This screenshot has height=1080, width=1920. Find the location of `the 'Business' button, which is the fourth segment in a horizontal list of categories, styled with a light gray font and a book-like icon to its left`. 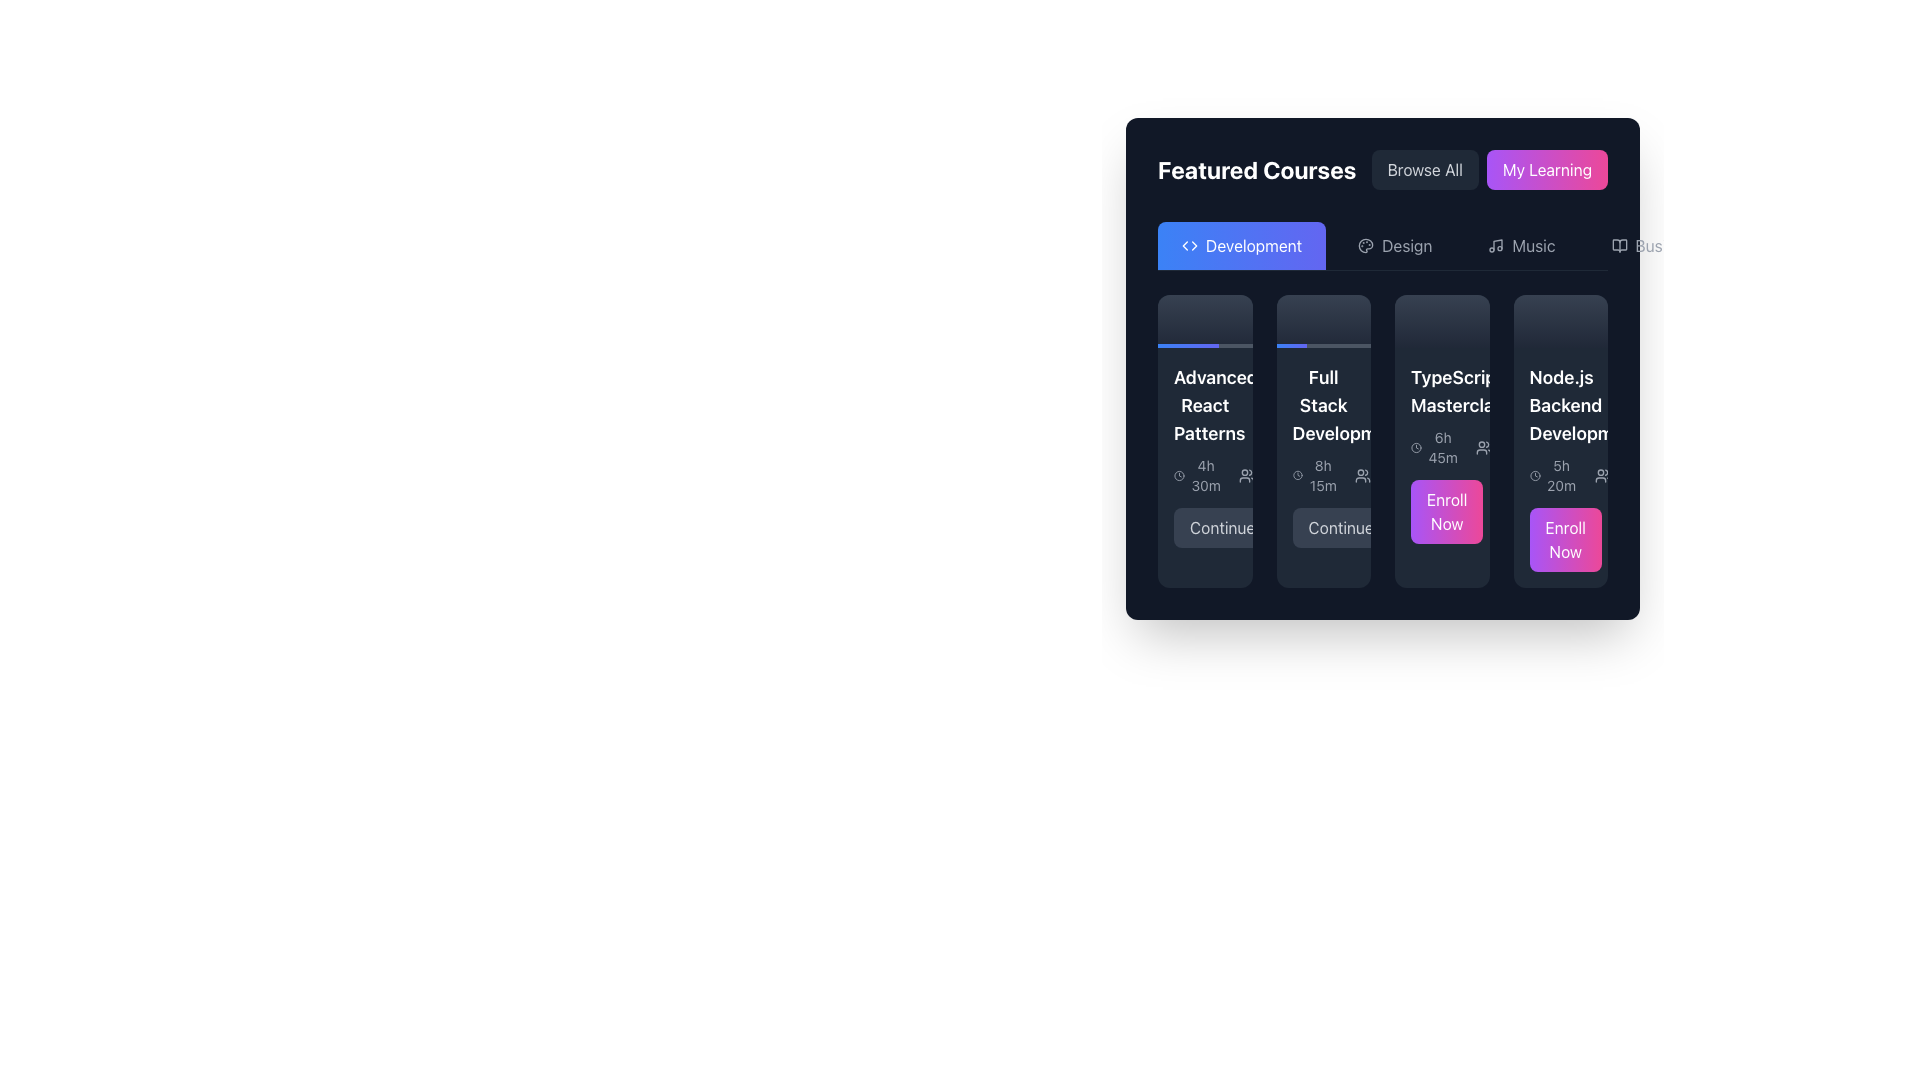

the 'Business' button, which is the fourth segment in a horizontal list of categories, styled with a light gray font and a book-like icon to its left is located at coordinates (1655, 245).